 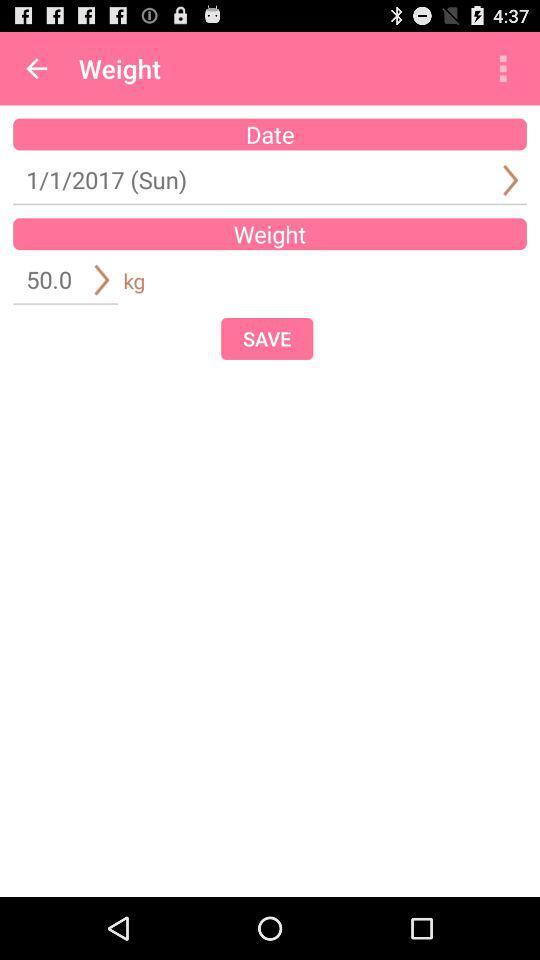 What do you see at coordinates (502, 68) in the screenshot?
I see `item to the right of weight icon` at bounding box center [502, 68].